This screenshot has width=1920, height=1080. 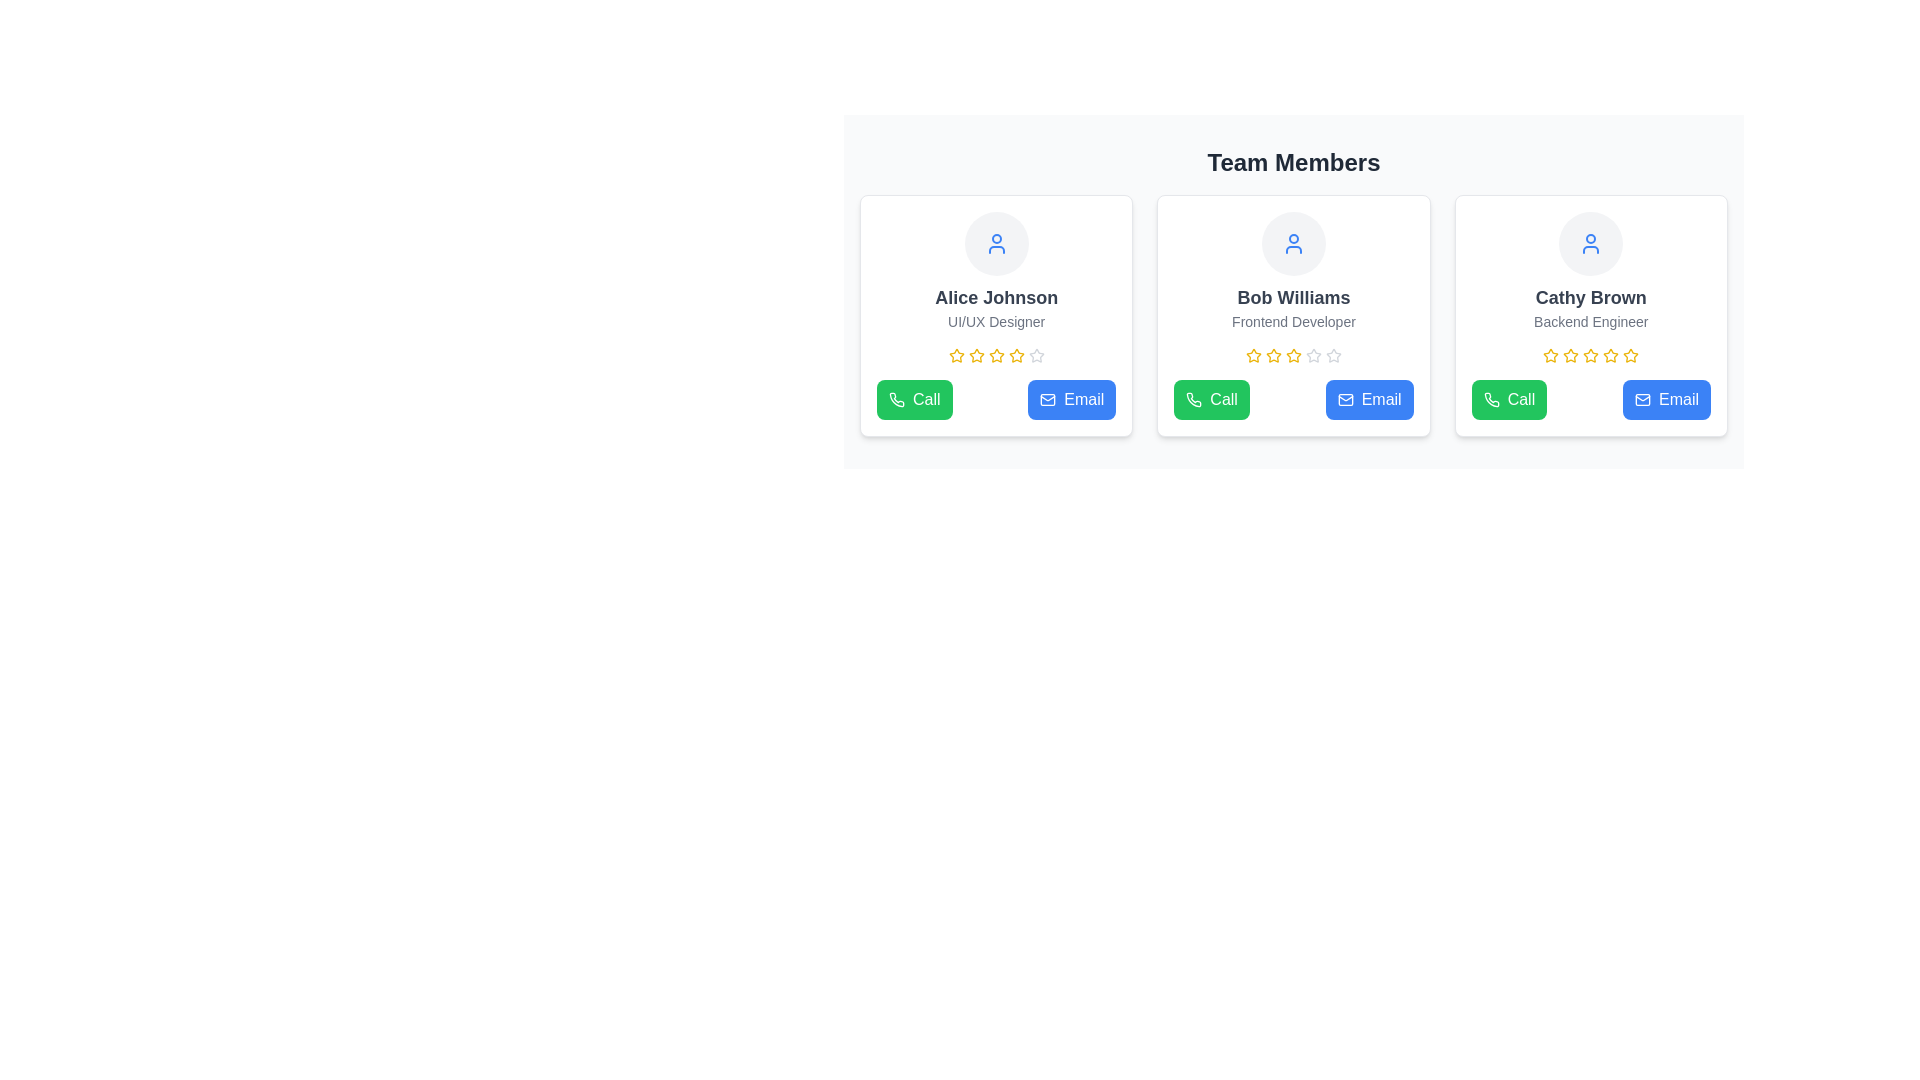 I want to click on the circular icon with a light gray background and a blue person-shaped outline for 'Cathy Brown' located in the top section of her card in the 'Team Members' row, so click(x=1590, y=242).